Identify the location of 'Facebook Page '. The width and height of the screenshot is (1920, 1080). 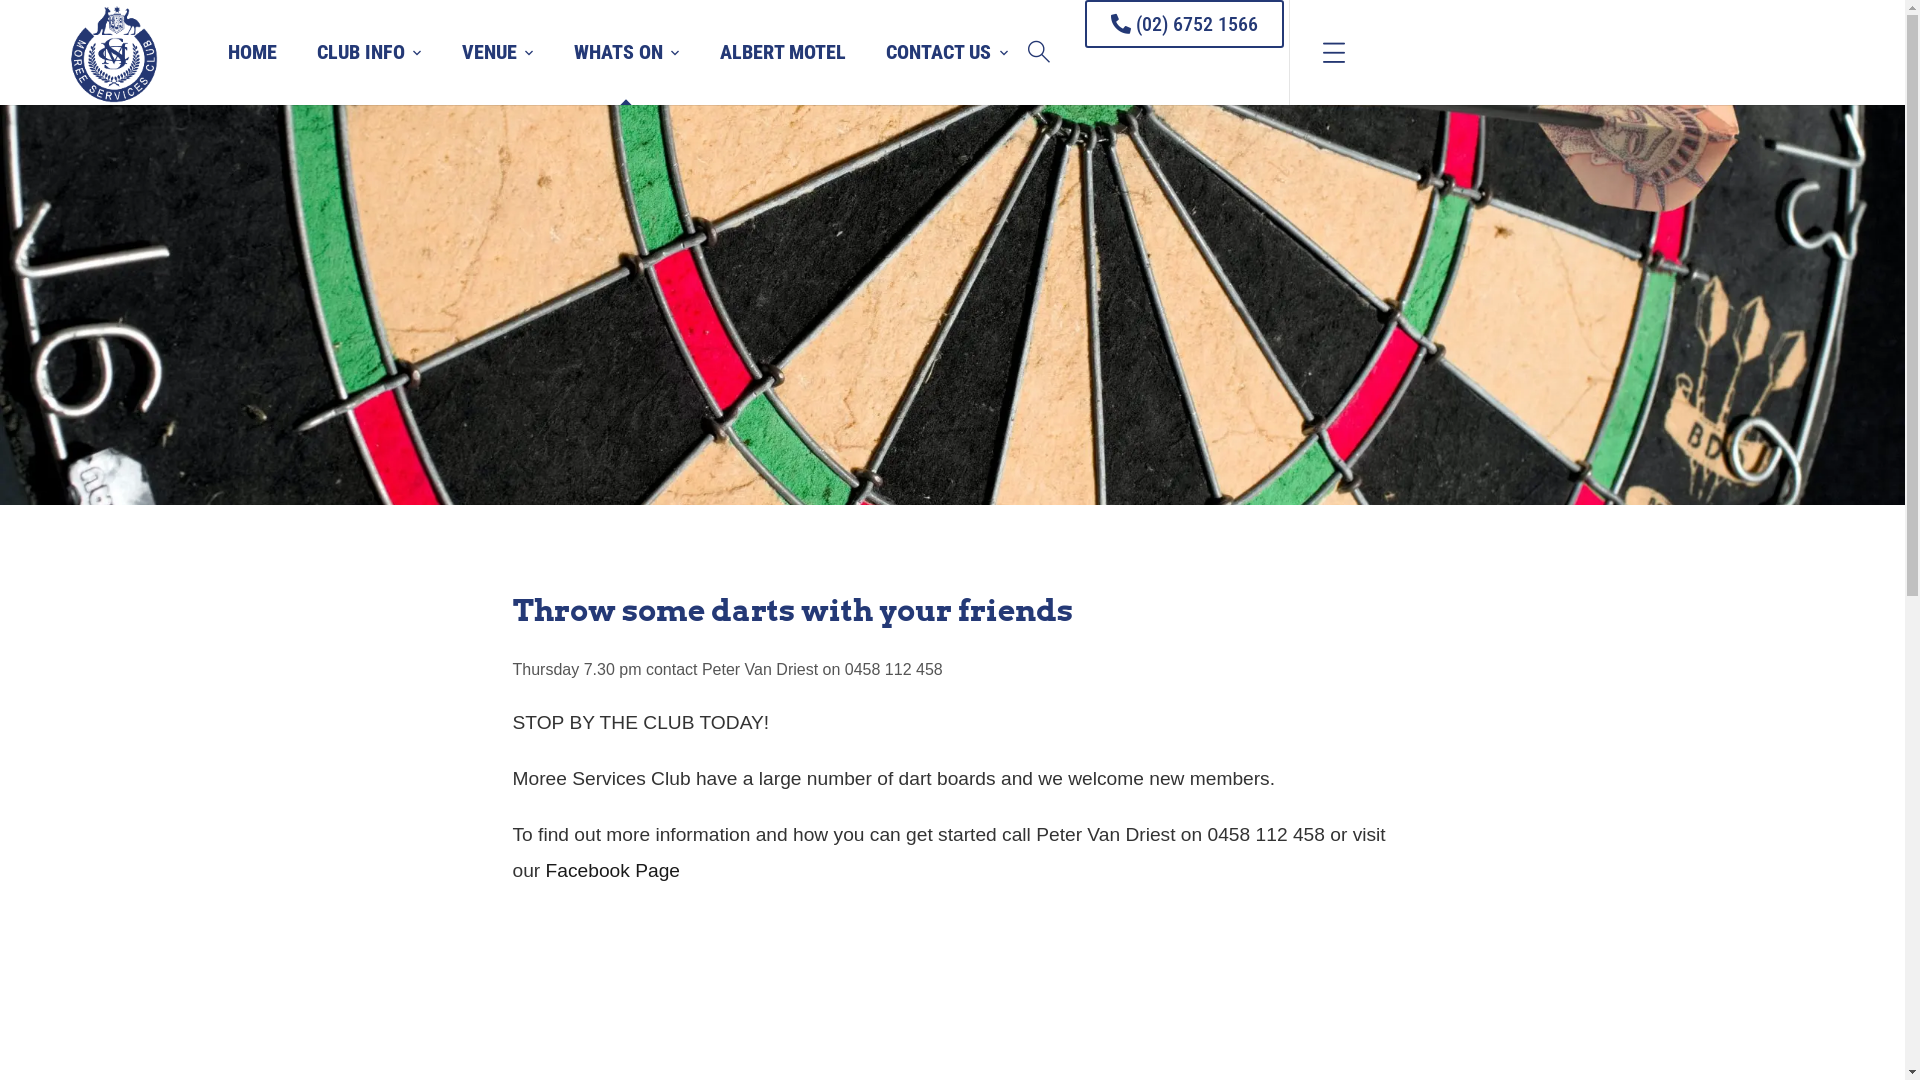
(614, 869).